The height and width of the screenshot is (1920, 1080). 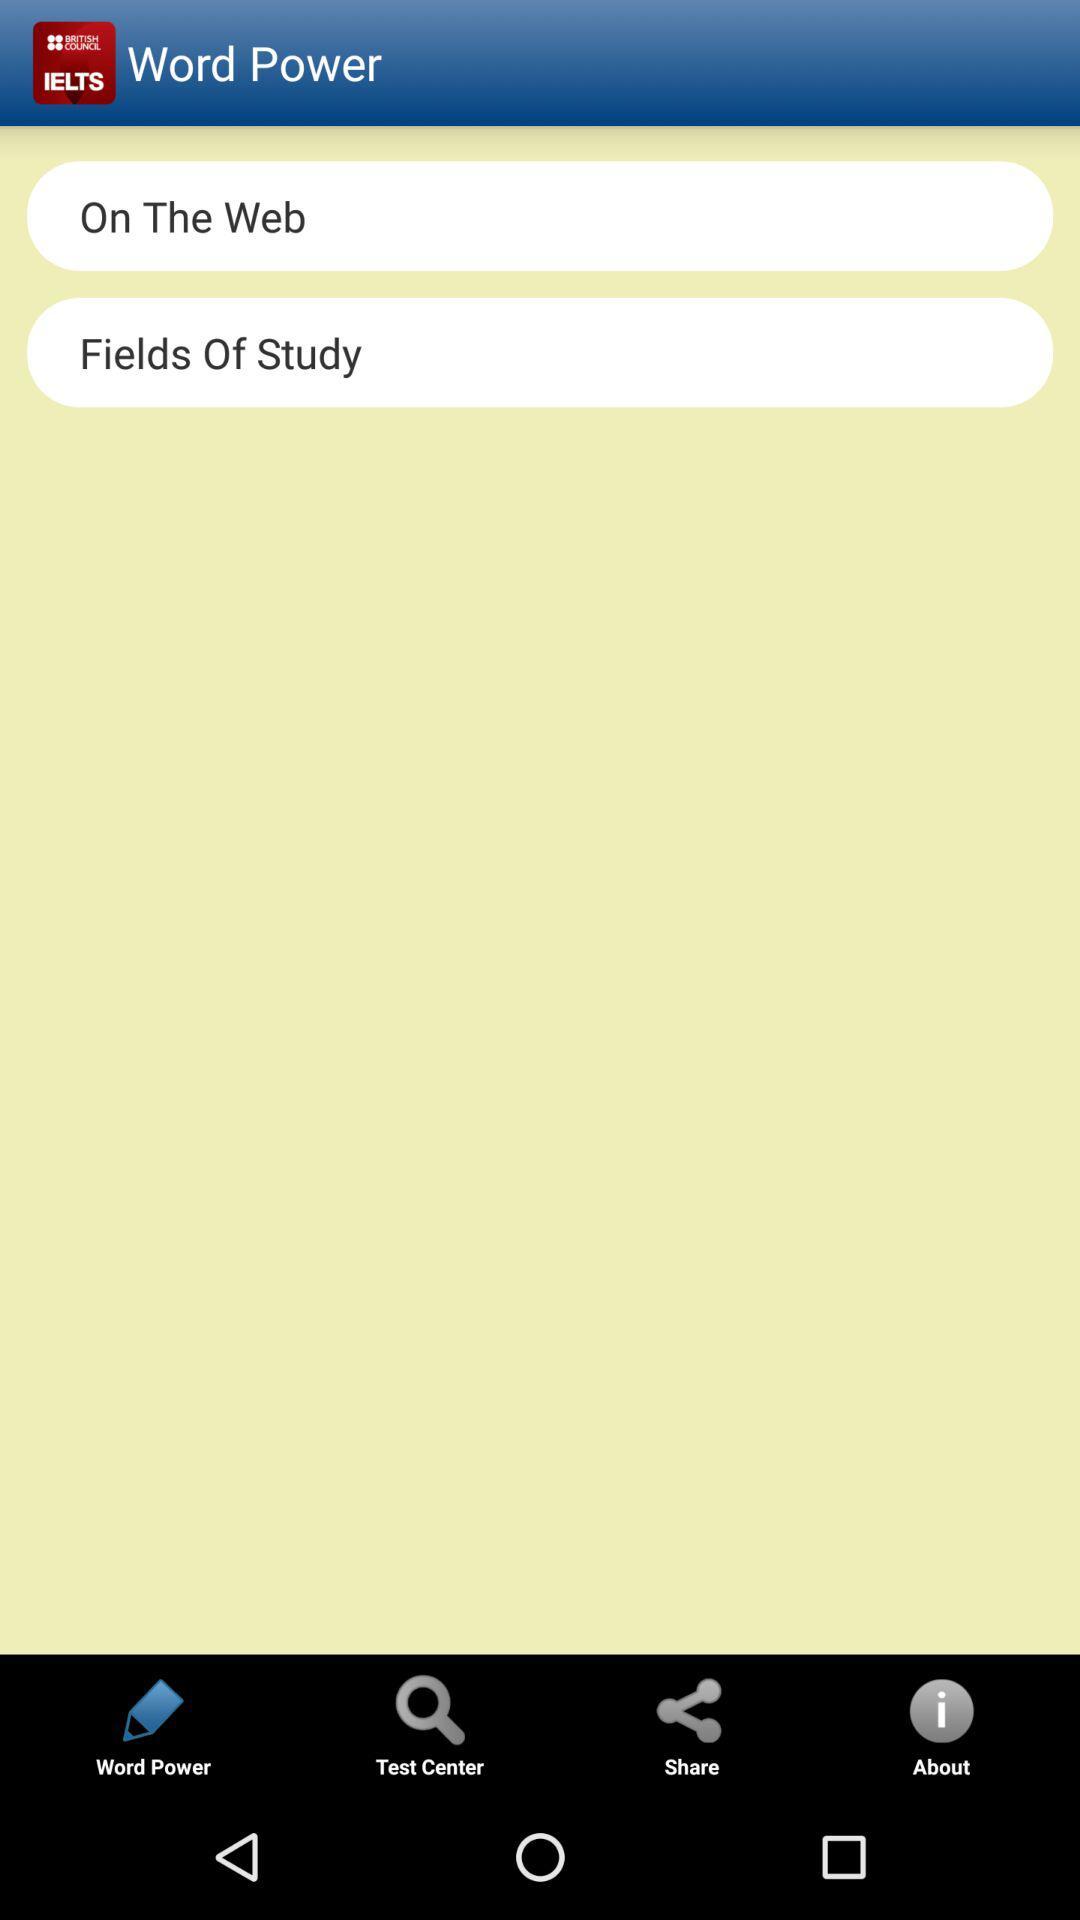 I want to click on item above fields of study, so click(x=540, y=216).